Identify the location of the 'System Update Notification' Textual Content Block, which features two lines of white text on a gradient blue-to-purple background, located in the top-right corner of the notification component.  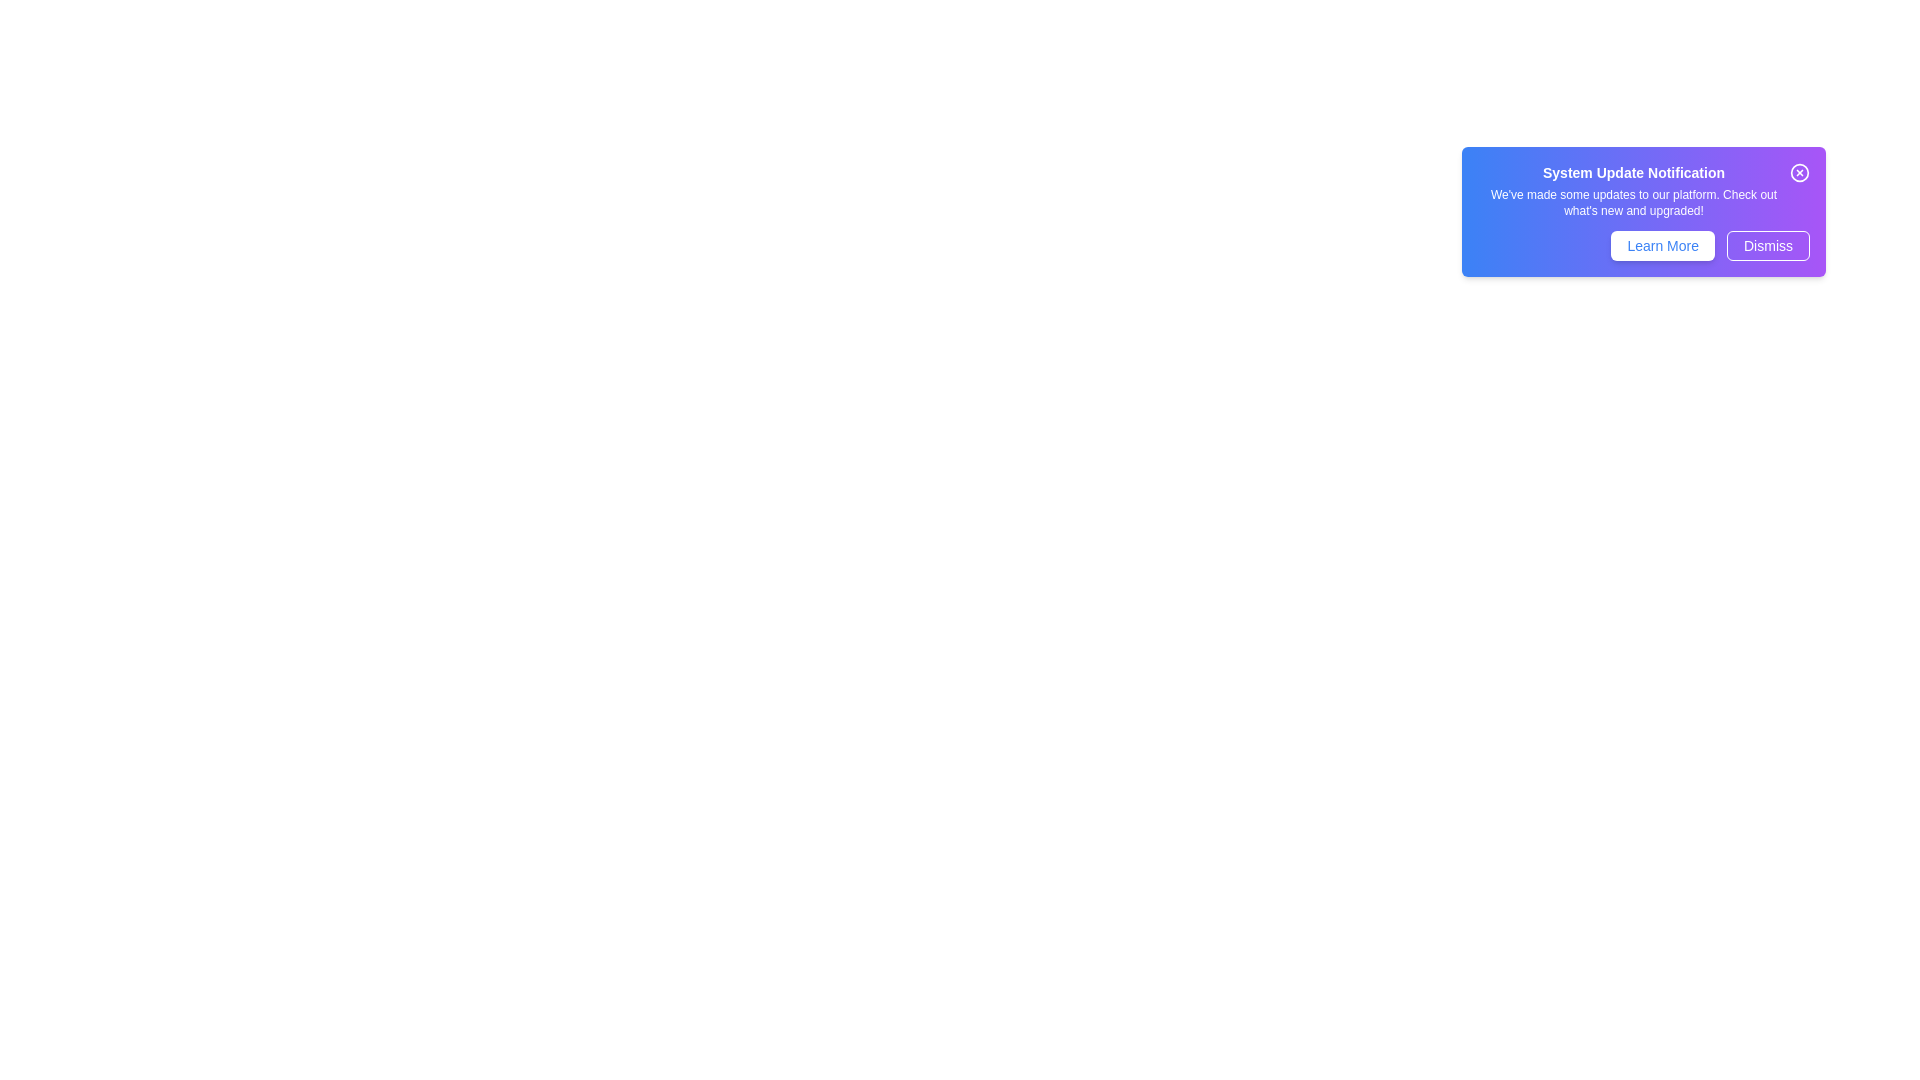
(1633, 191).